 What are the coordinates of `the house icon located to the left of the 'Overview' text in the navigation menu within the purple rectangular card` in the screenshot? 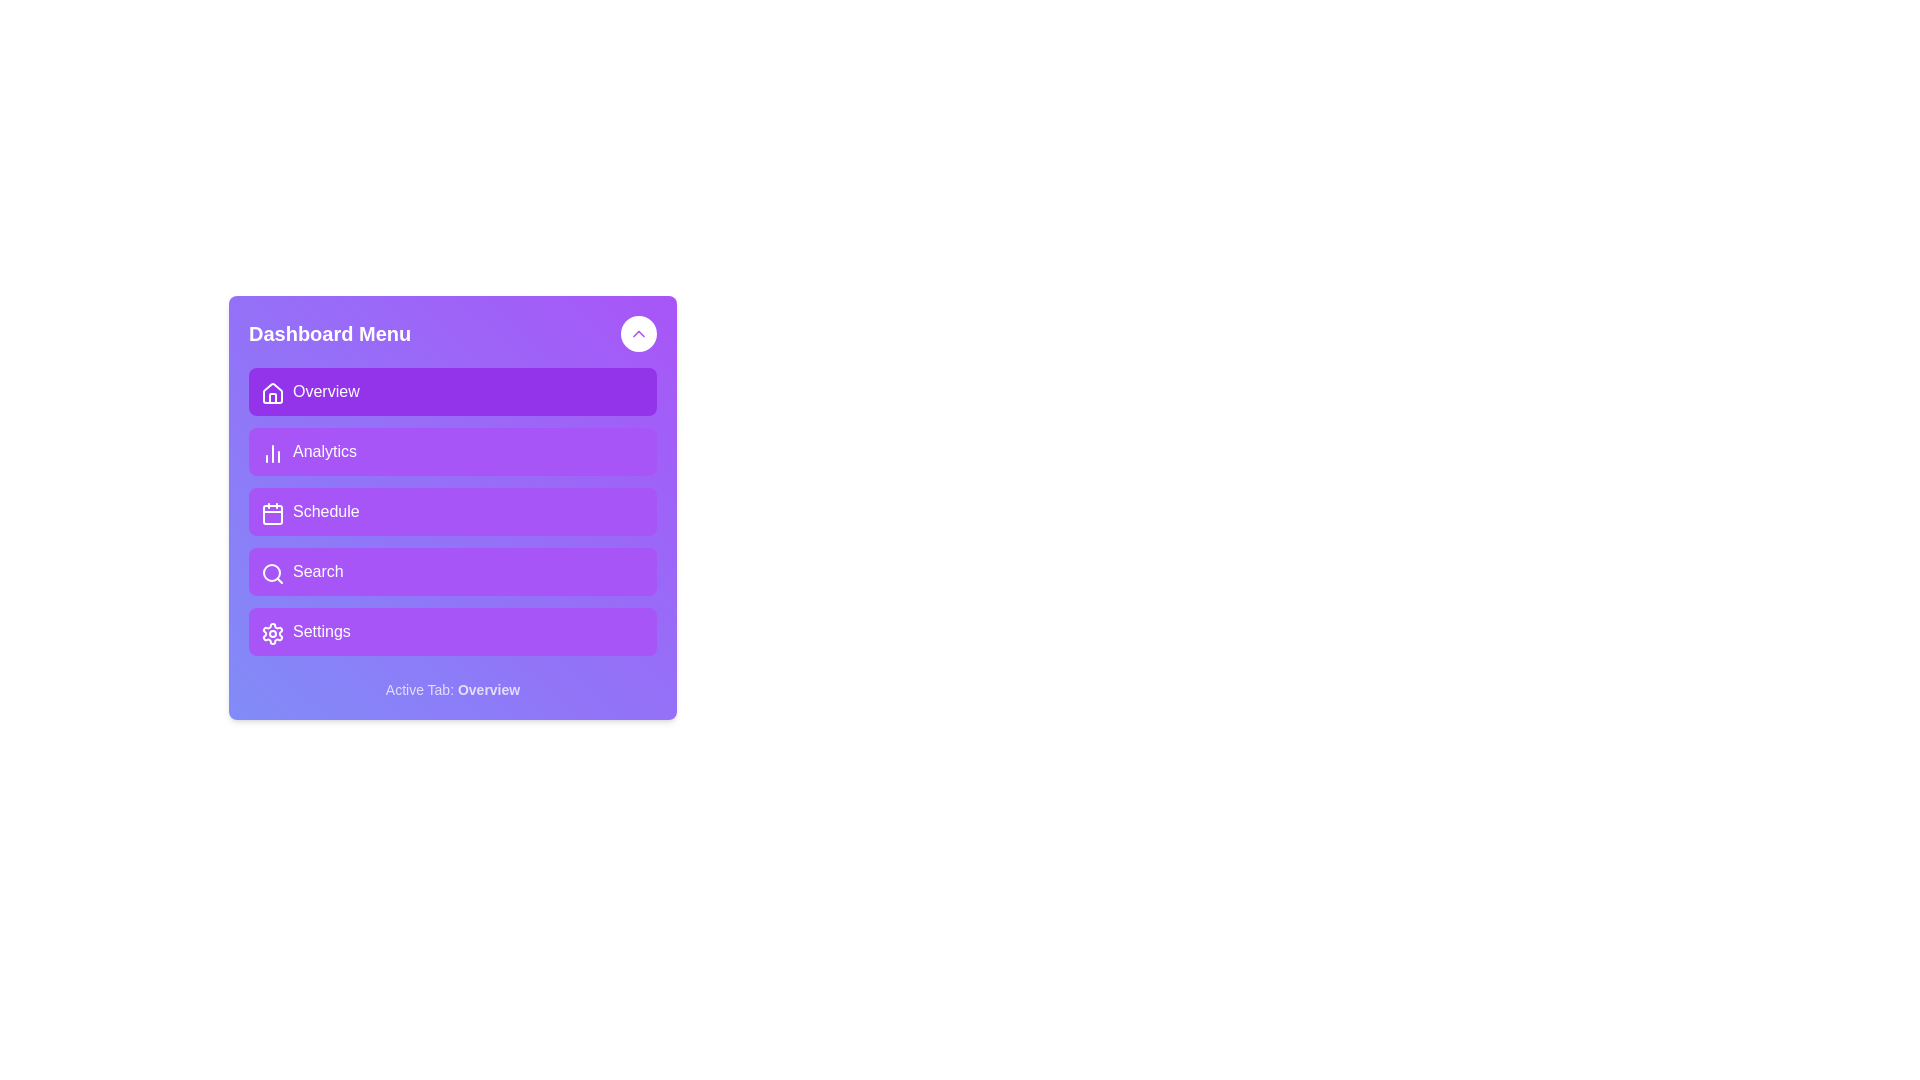 It's located at (269, 392).